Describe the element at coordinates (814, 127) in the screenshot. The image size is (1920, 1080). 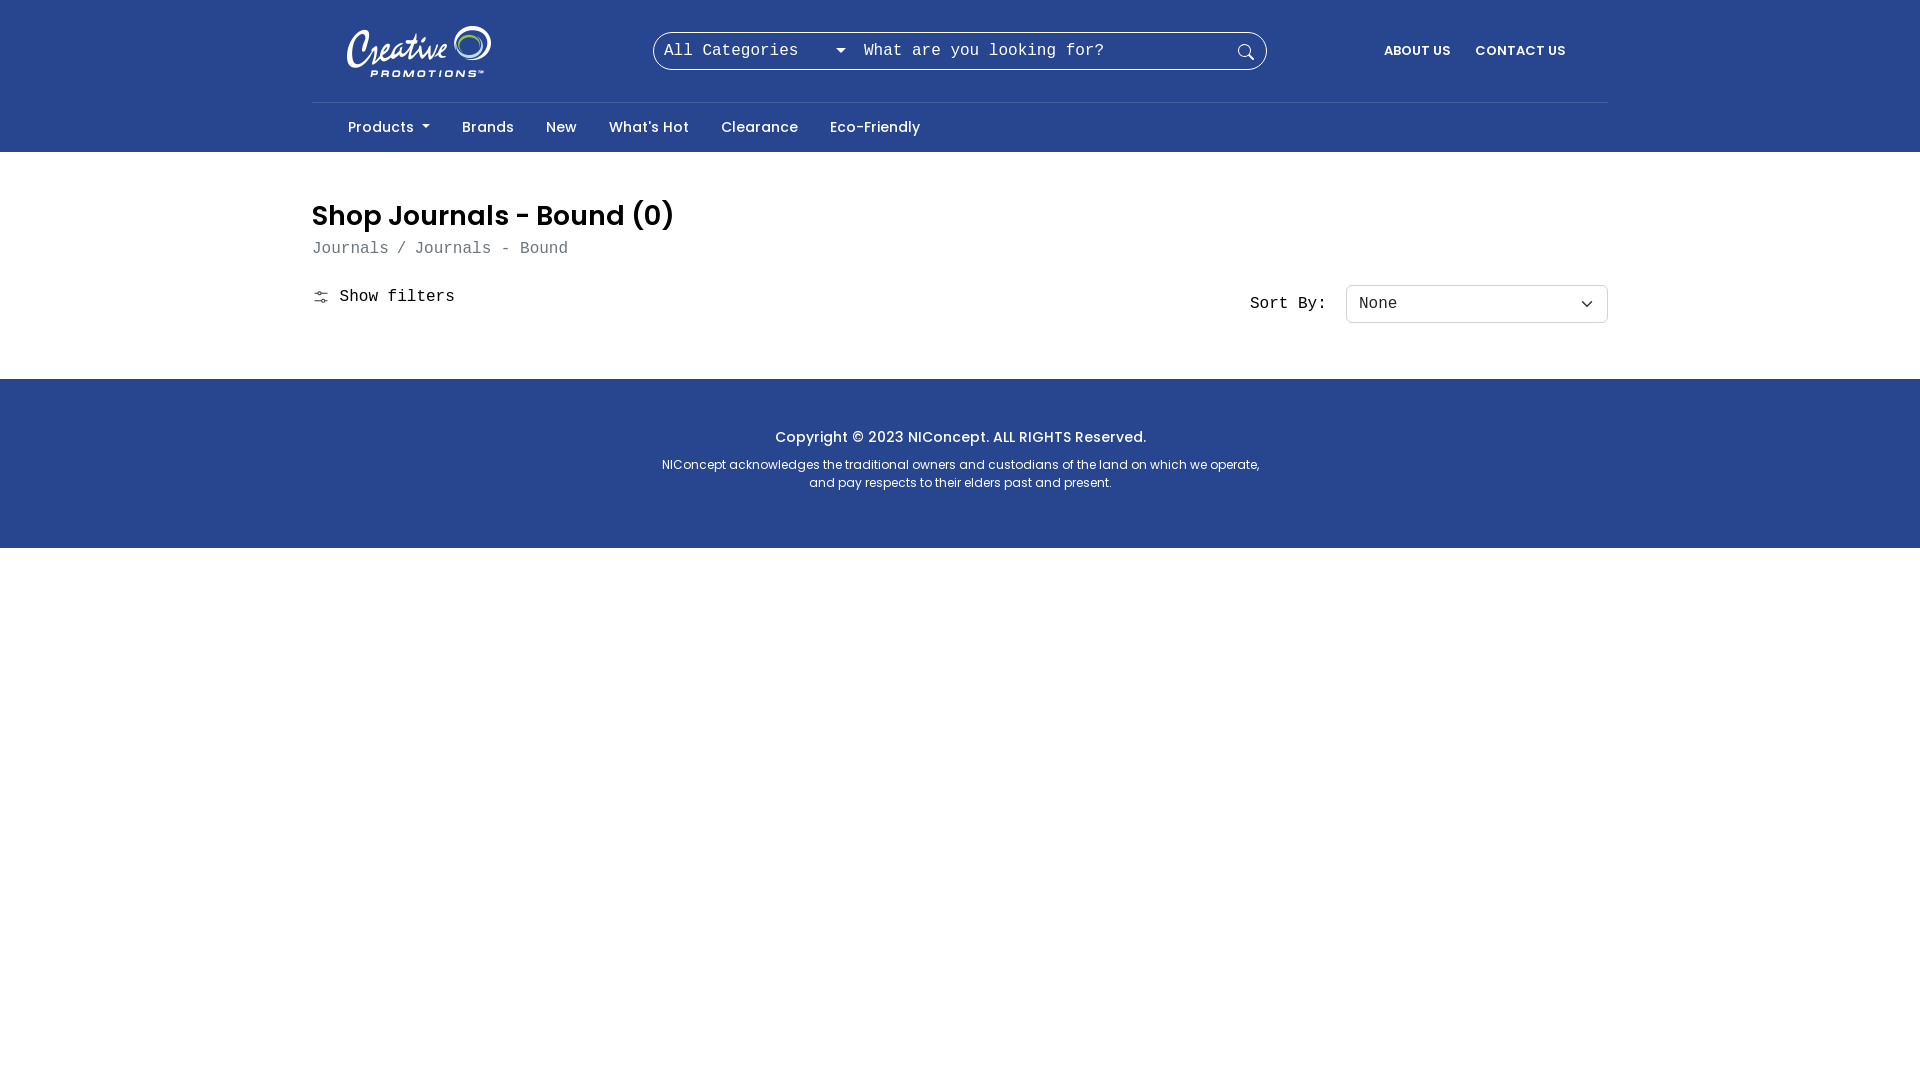
I see `'Eco-Friendly'` at that location.